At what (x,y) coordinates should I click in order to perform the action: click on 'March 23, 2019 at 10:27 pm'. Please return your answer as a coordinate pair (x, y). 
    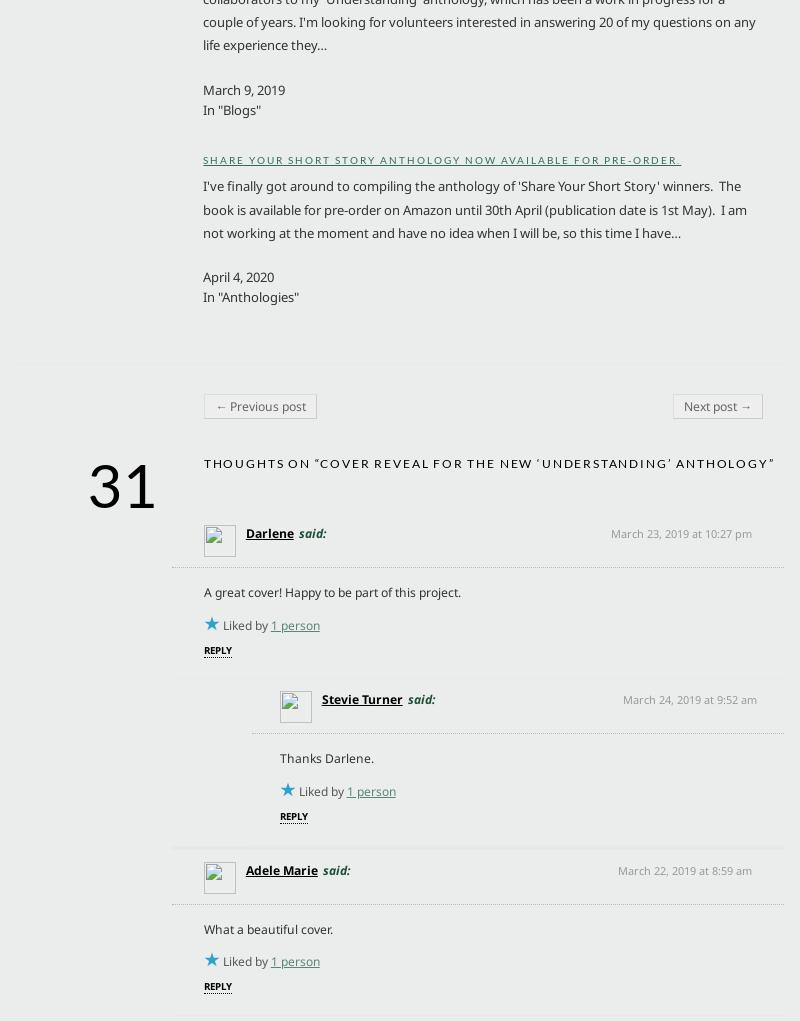
    Looking at the image, I should click on (681, 532).